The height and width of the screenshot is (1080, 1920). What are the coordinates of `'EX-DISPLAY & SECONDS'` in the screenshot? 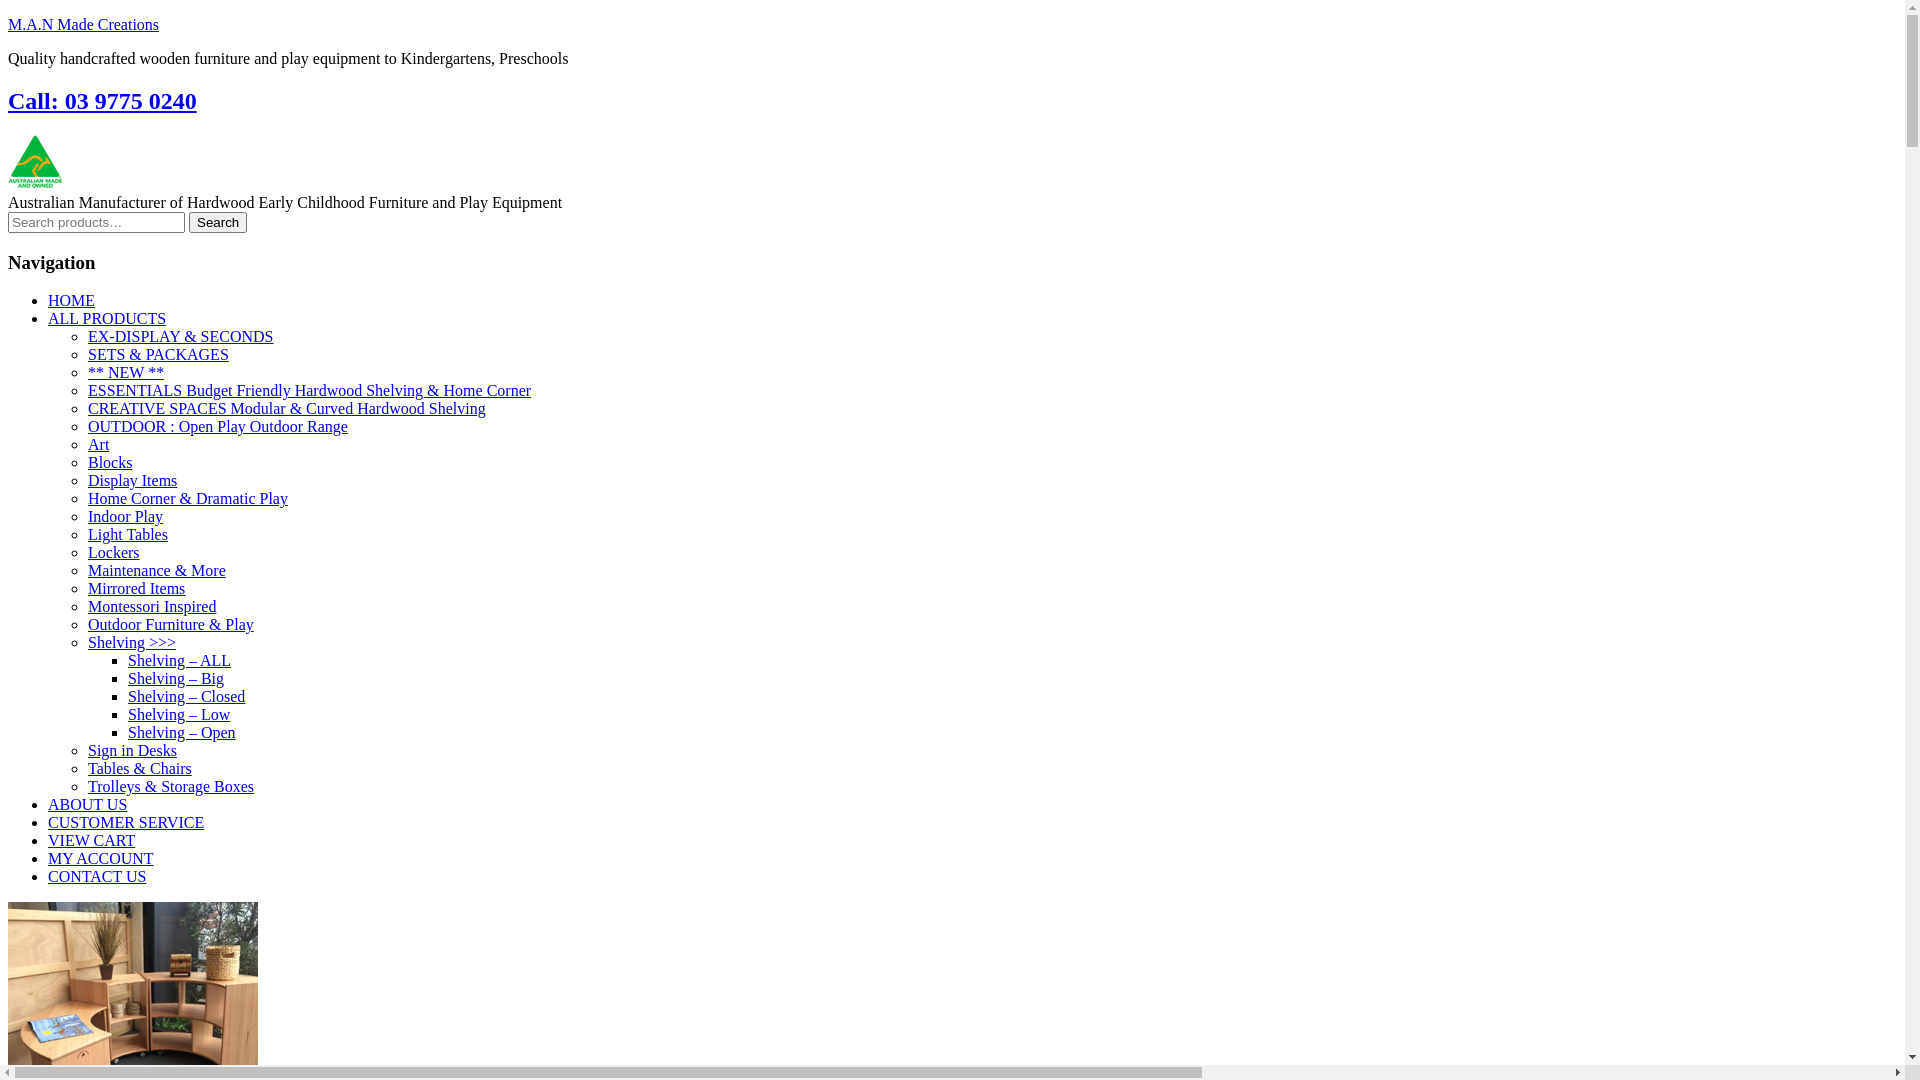 It's located at (181, 335).